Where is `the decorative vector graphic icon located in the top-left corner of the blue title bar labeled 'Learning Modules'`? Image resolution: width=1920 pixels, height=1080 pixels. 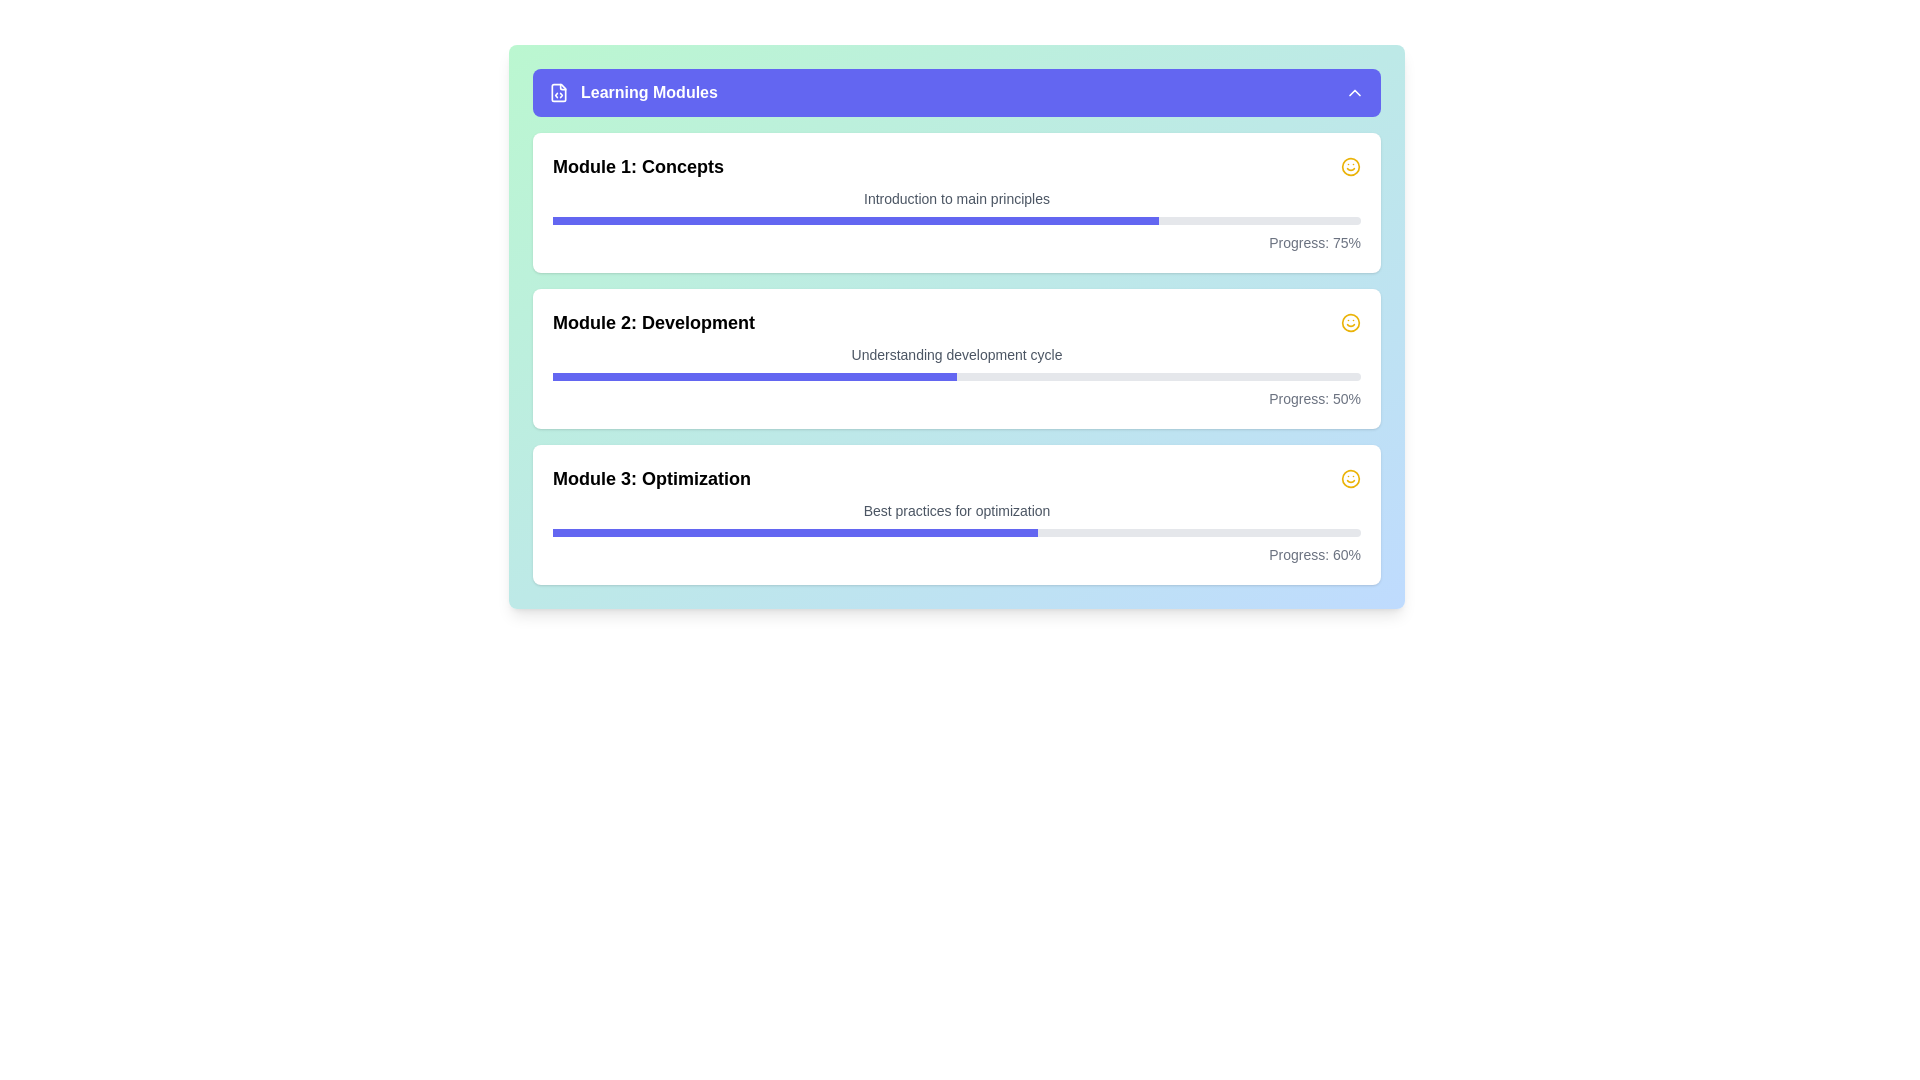
the decorative vector graphic icon located in the top-left corner of the blue title bar labeled 'Learning Modules' is located at coordinates (558, 92).